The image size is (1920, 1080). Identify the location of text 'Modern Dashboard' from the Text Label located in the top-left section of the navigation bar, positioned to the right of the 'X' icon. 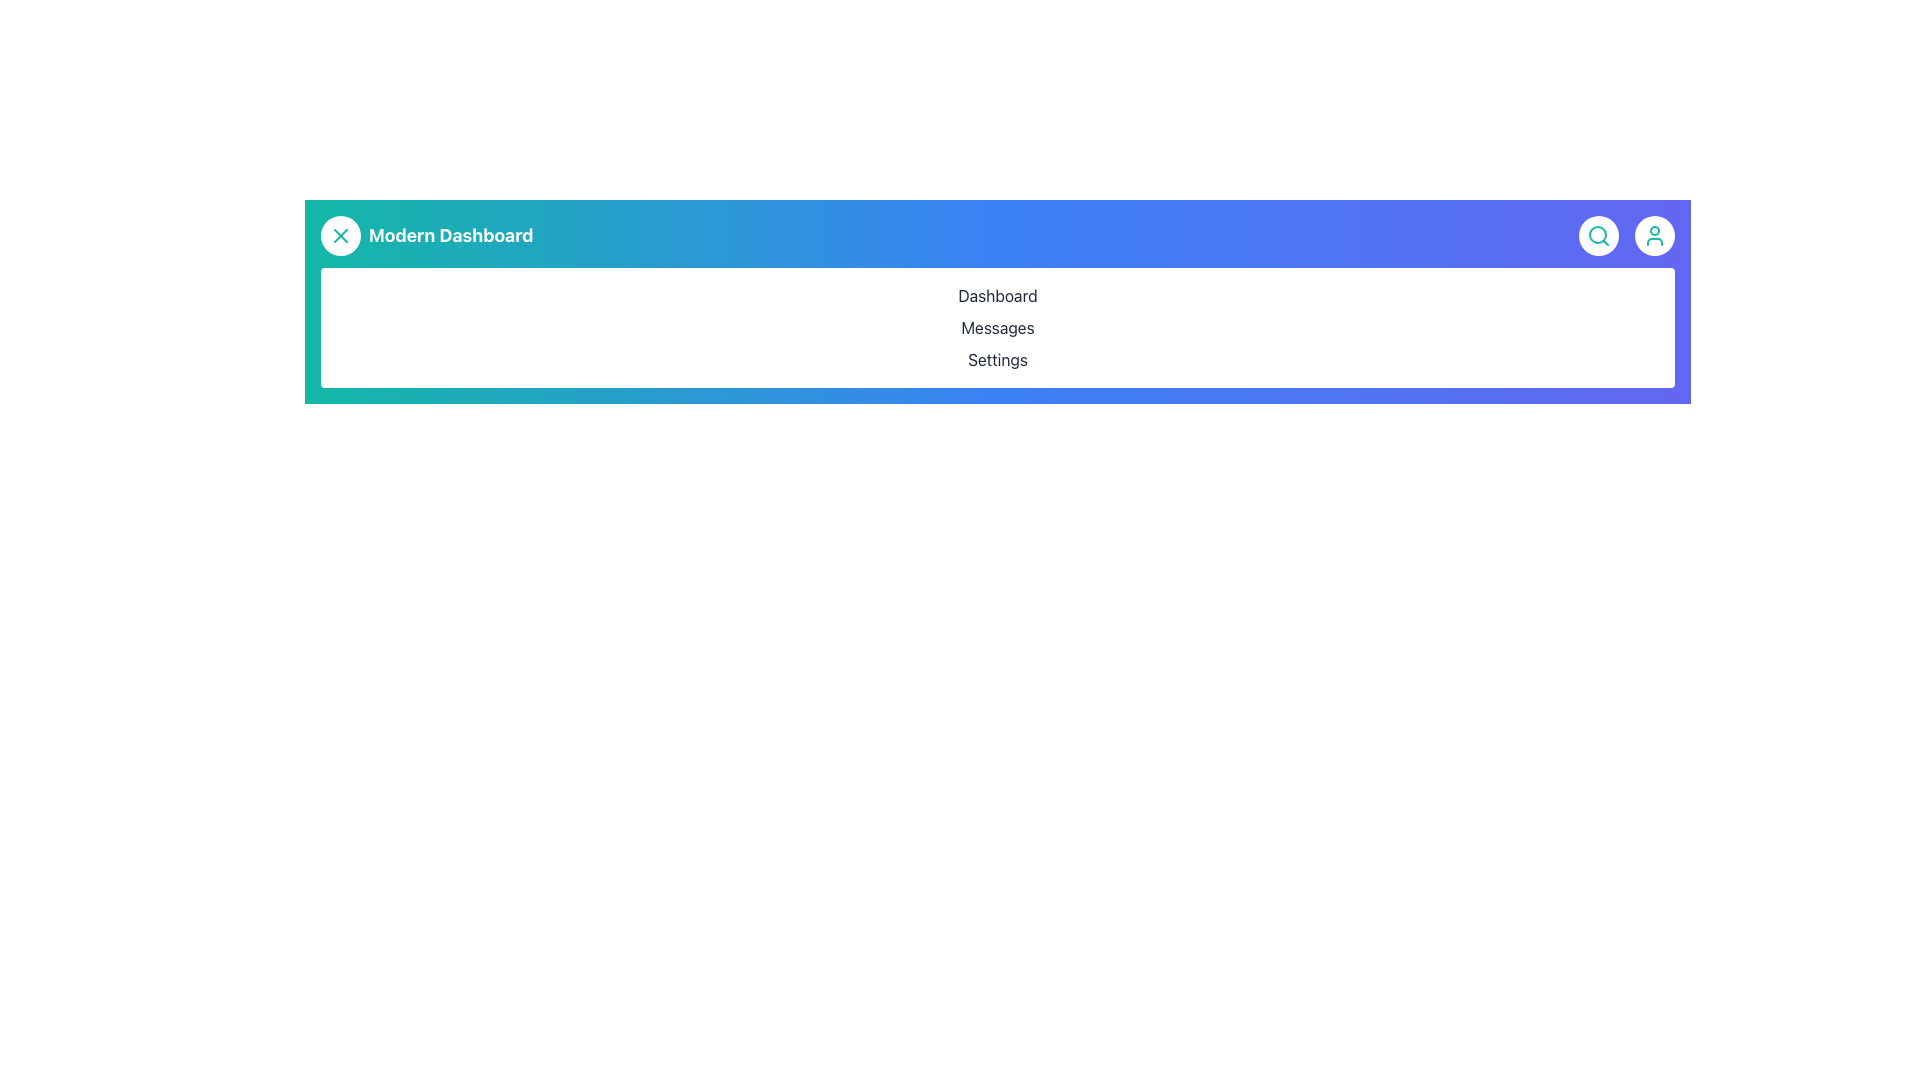
(426, 234).